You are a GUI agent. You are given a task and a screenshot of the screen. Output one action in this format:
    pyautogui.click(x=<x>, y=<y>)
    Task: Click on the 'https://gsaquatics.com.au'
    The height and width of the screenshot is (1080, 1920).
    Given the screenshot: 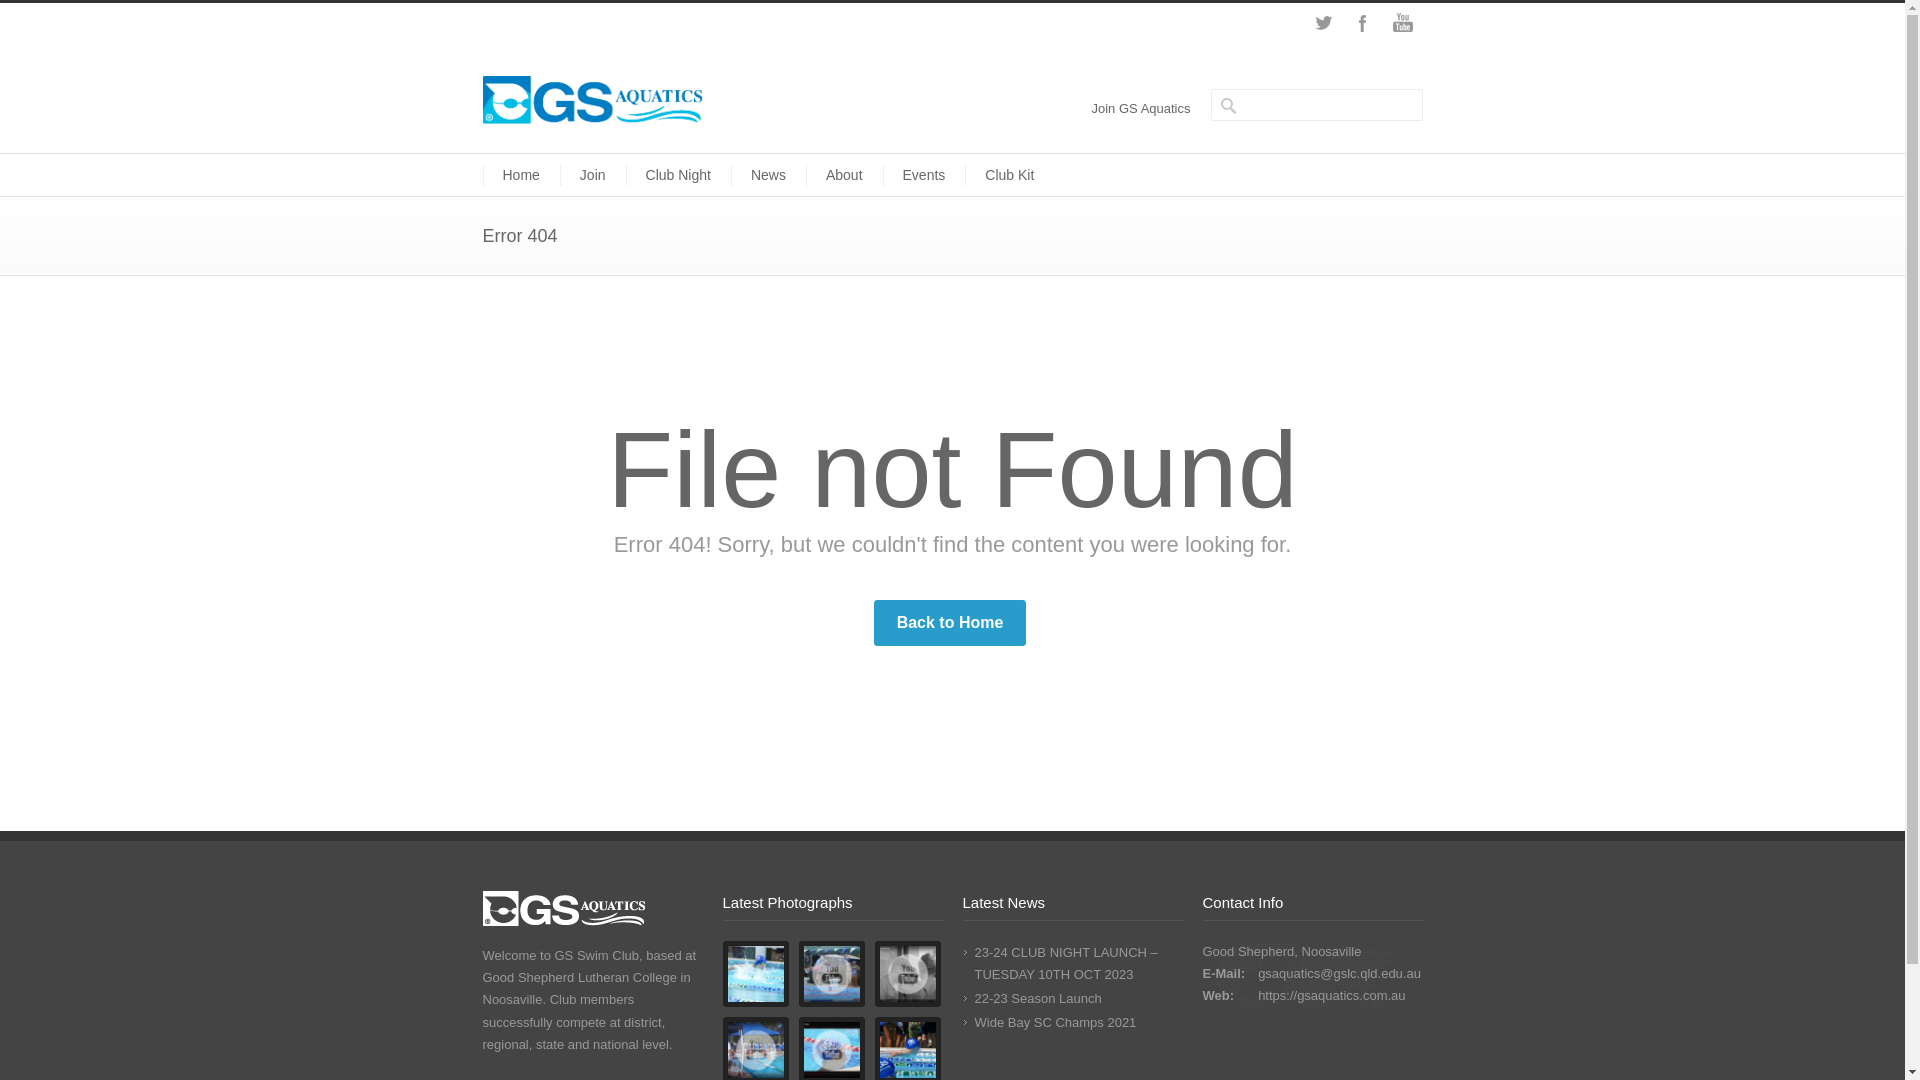 What is the action you would take?
    pyautogui.click(x=1256, y=995)
    